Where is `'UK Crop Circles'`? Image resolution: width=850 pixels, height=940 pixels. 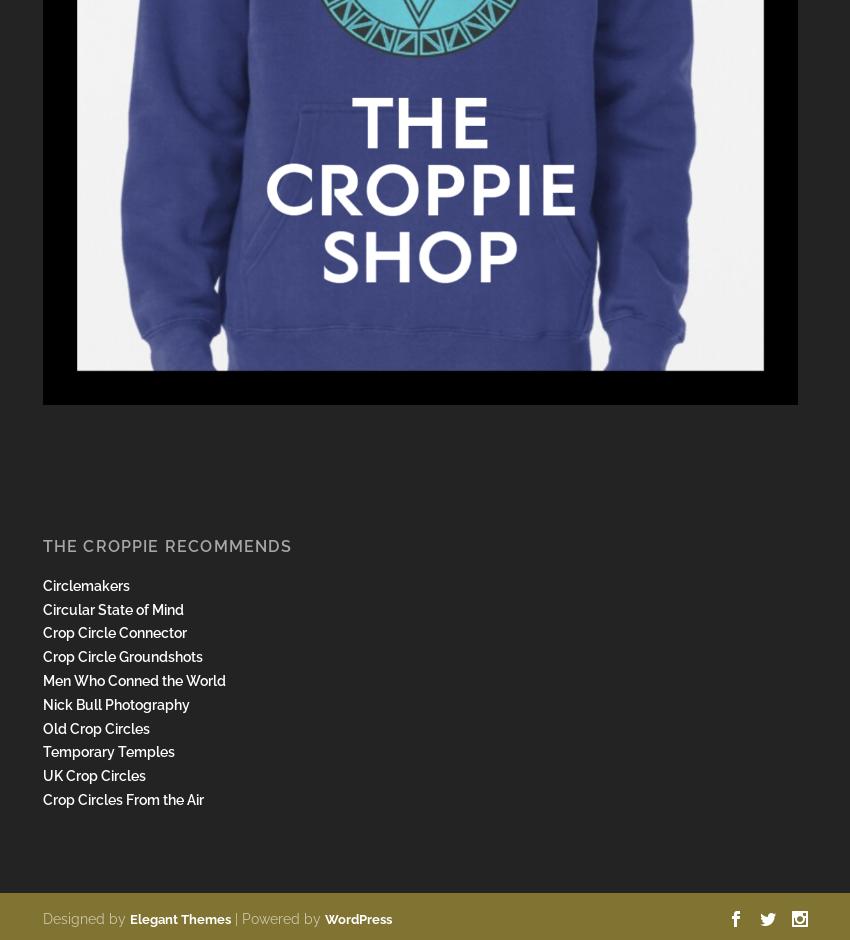 'UK Crop Circles' is located at coordinates (92, 774).